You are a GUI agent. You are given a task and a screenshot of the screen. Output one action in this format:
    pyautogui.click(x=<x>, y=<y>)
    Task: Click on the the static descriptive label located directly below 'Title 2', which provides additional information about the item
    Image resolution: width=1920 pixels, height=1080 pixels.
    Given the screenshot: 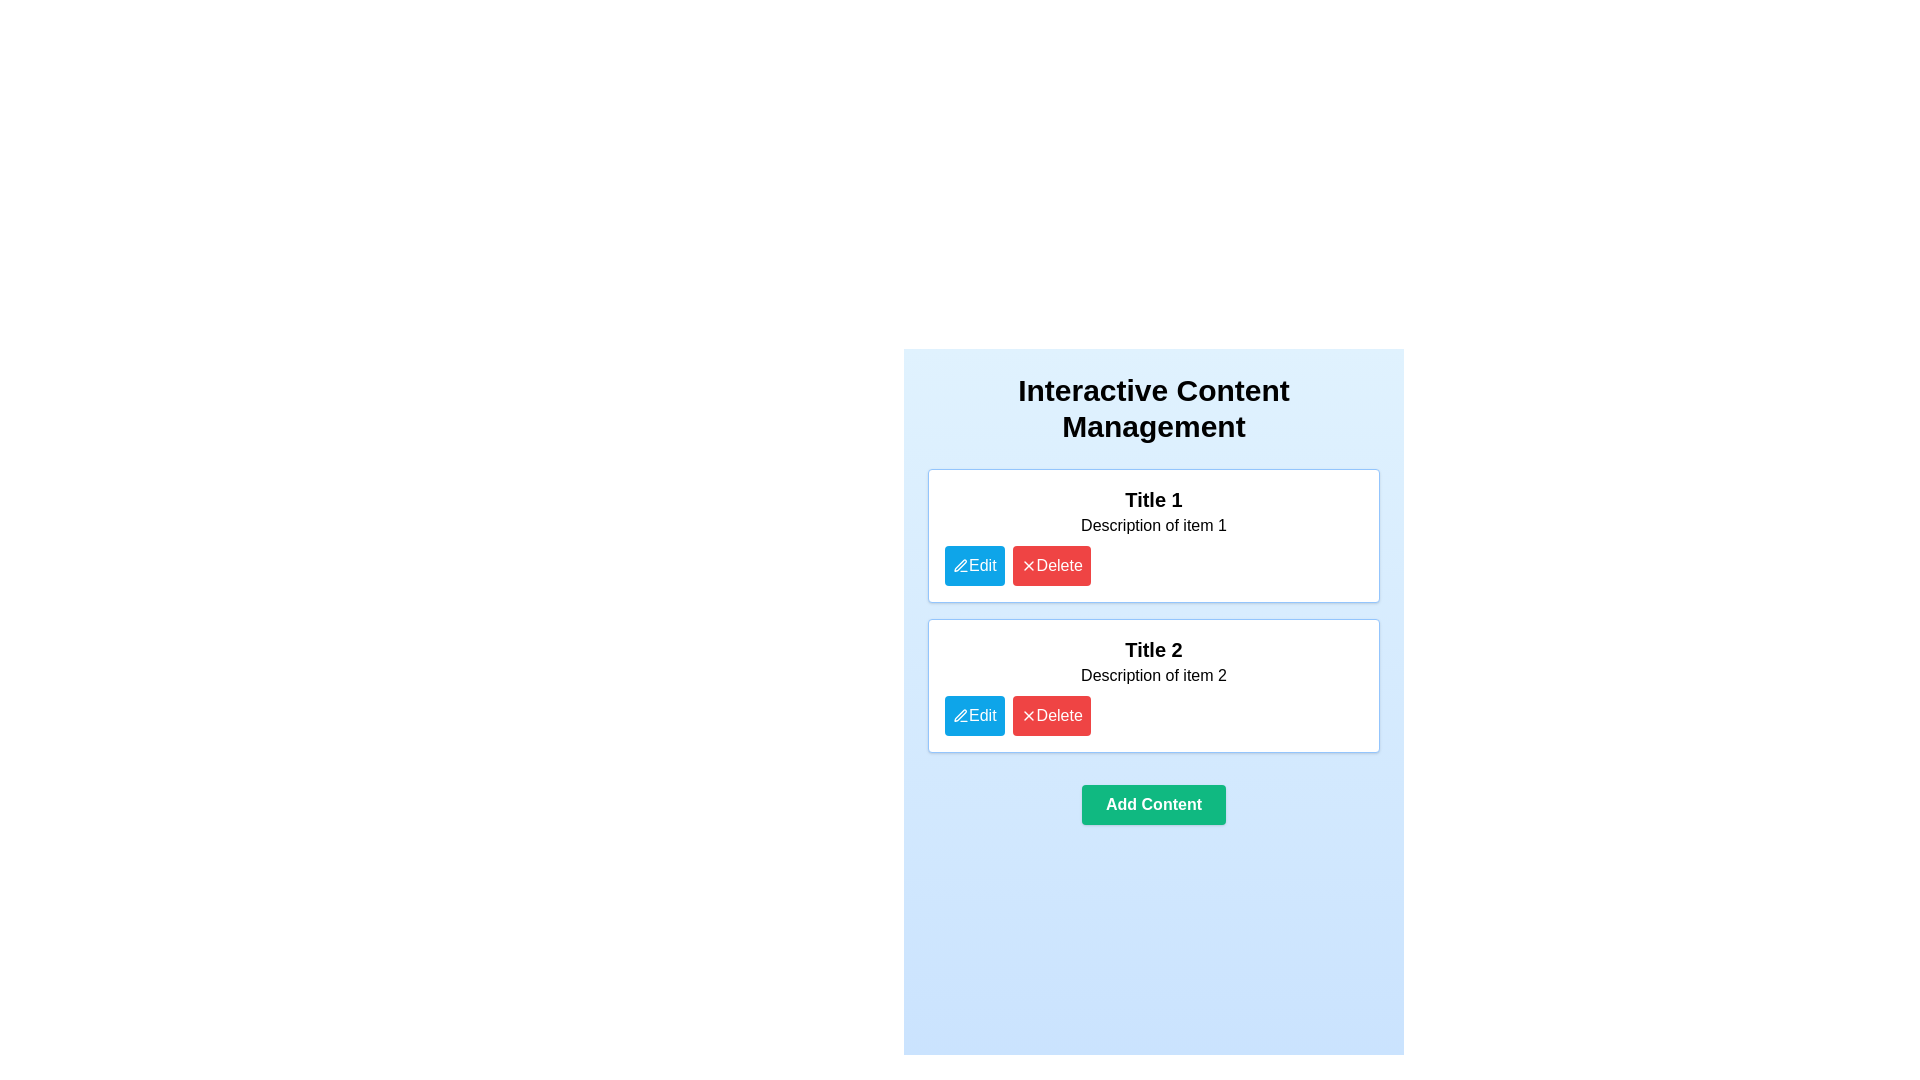 What is the action you would take?
    pyautogui.click(x=1153, y=675)
    